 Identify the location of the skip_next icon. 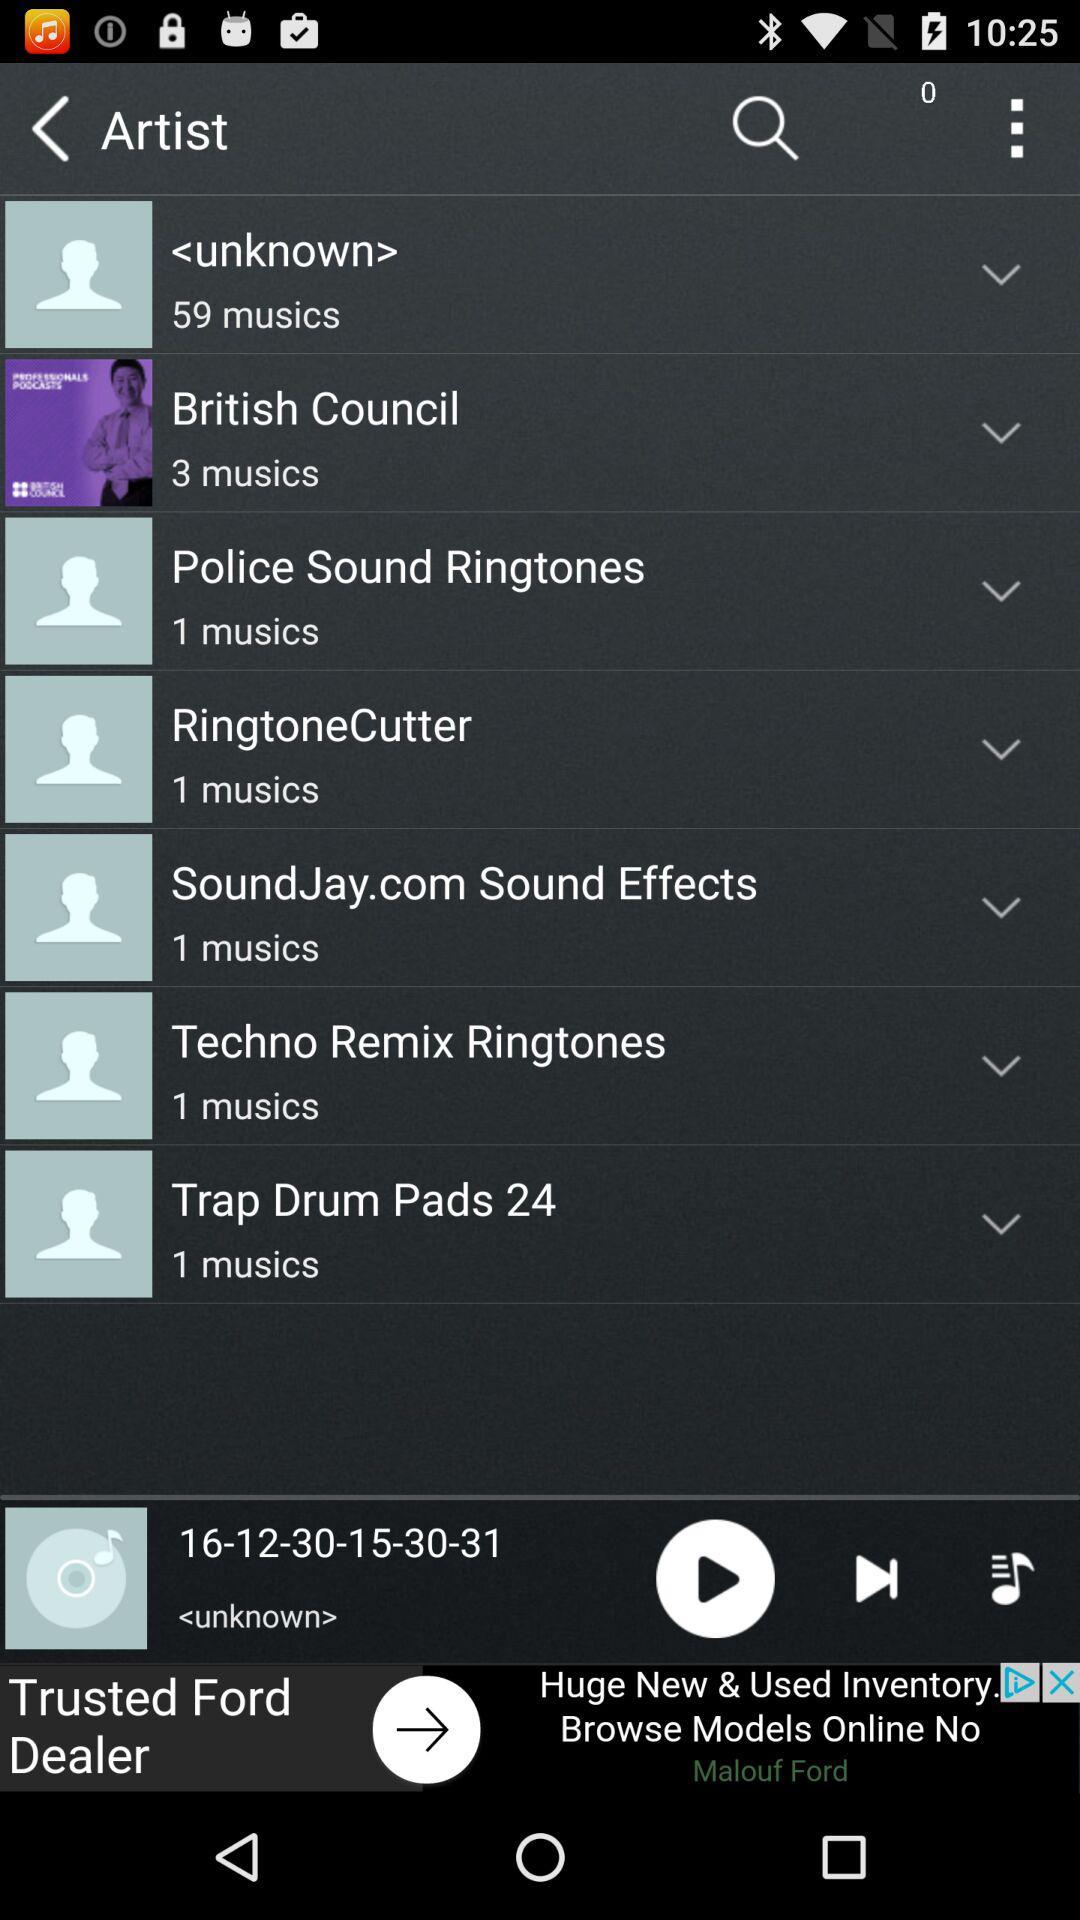
(875, 1688).